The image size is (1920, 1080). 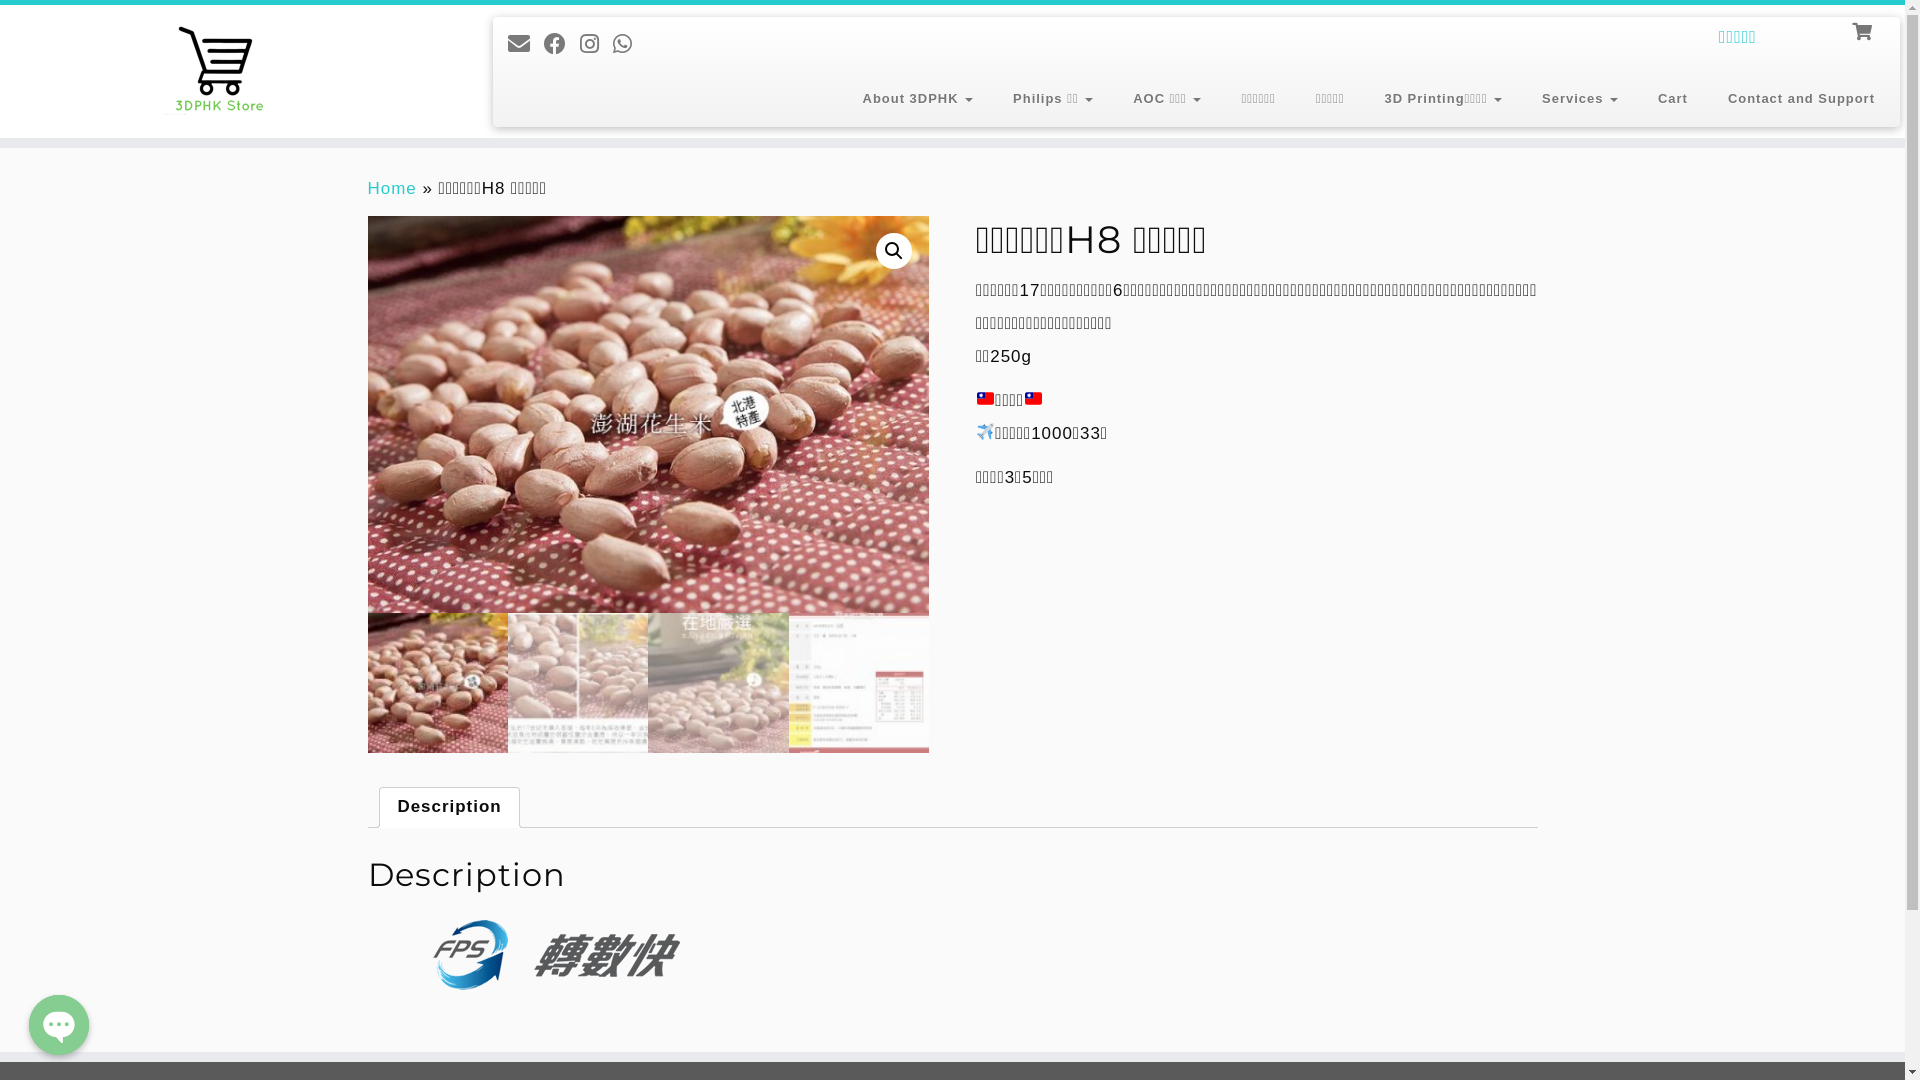 I want to click on 'Follow me on Facebook', so click(x=560, y=44).